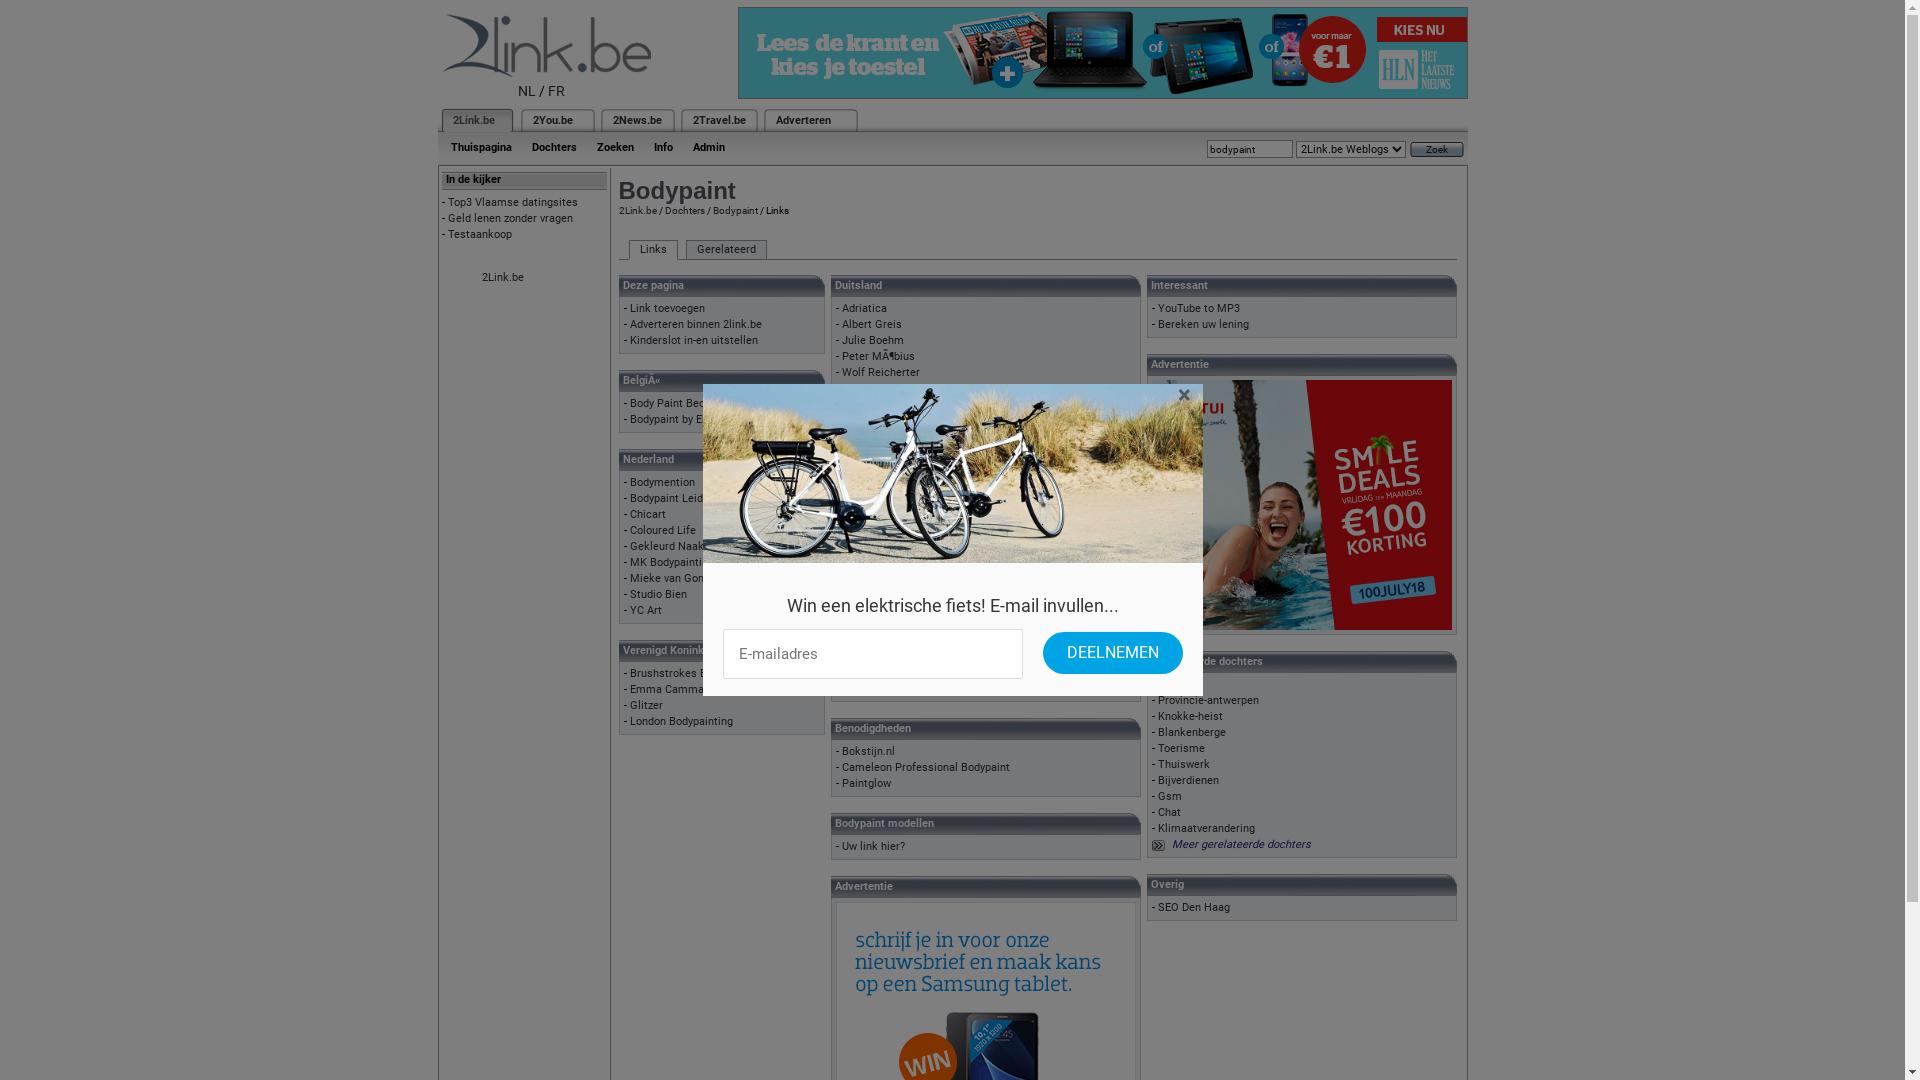  What do you see at coordinates (552, 120) in the screenshot?
I see `'2You.be'` at bounding box center [552, 120].